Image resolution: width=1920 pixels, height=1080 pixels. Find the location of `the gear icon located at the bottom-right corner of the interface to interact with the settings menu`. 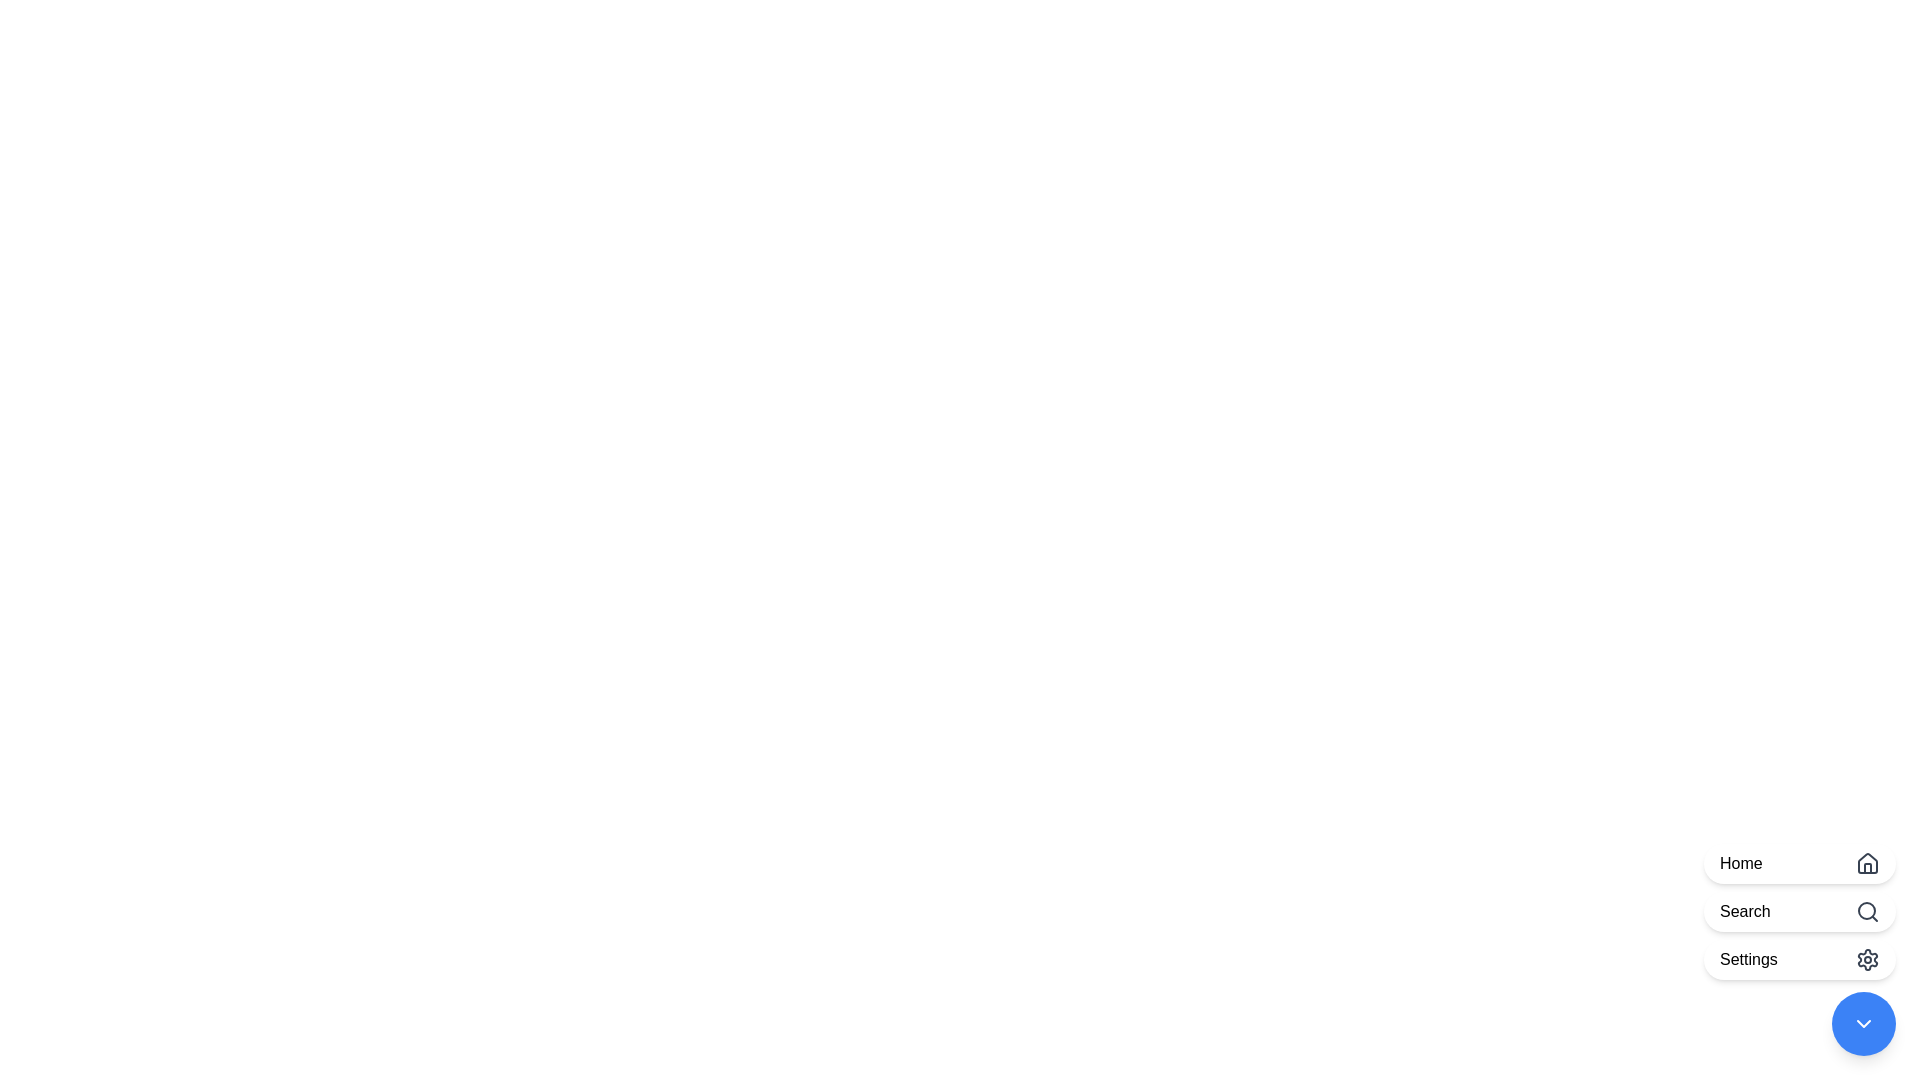

the gear icon located at the bottom-right corner of the interface to interact with the settings menu is located at coordinates (1866, 959).